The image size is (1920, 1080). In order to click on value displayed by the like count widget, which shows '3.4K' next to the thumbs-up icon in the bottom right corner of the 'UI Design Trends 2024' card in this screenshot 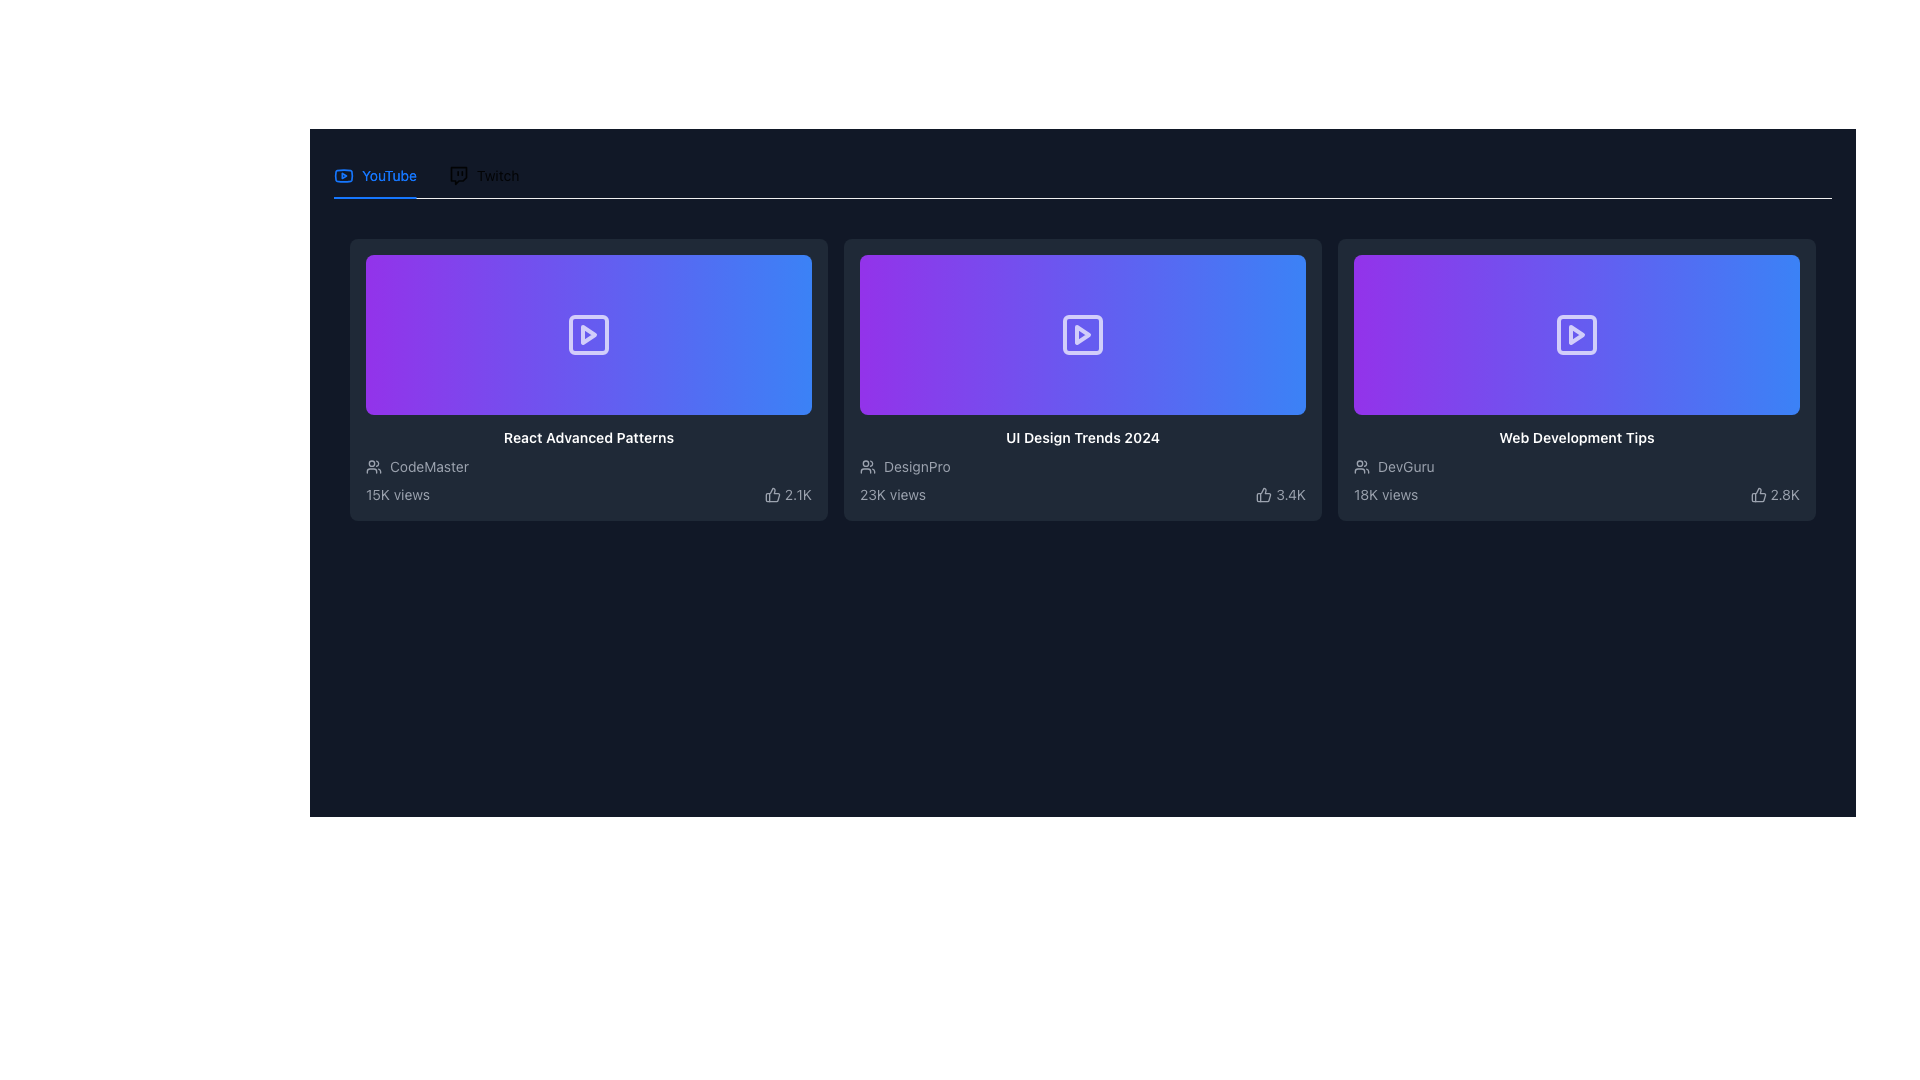, I will do `click(1281, 494)`.